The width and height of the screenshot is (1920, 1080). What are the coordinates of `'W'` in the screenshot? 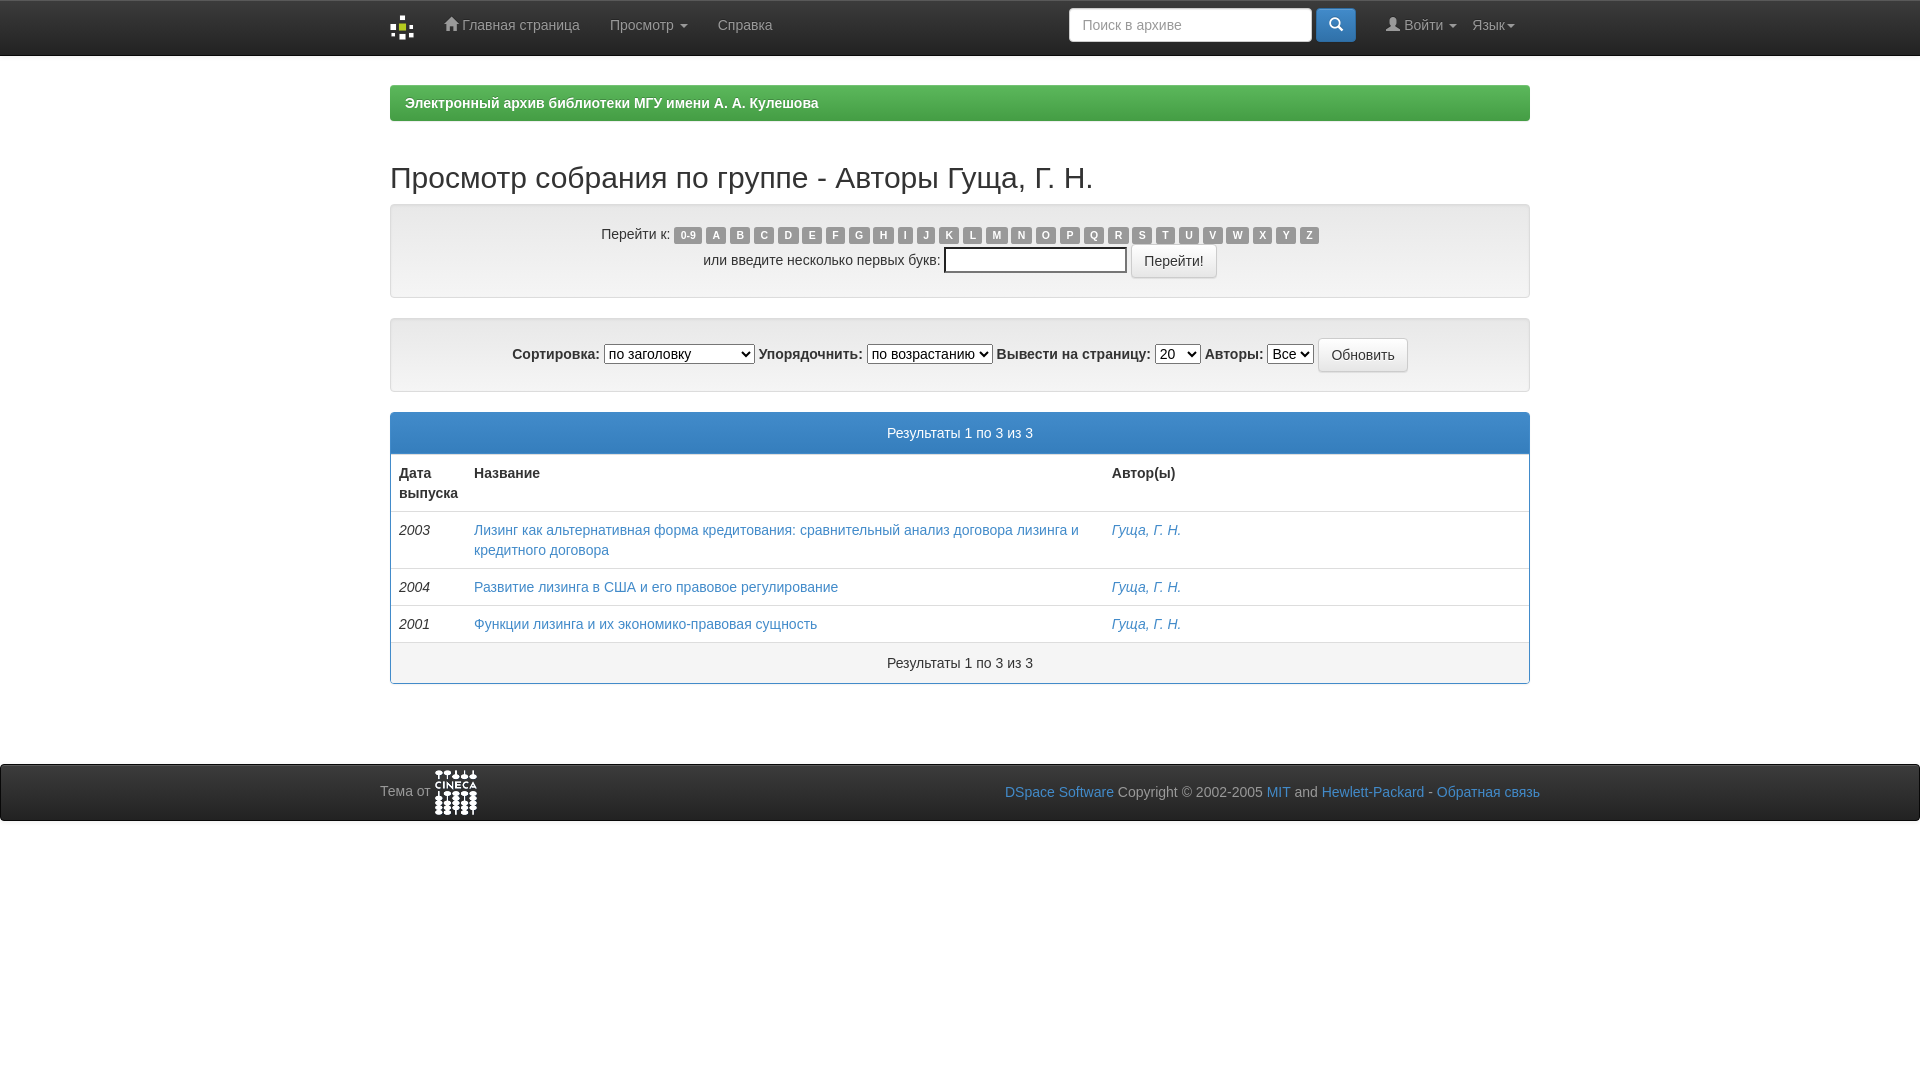 It's located at (1224, 234).